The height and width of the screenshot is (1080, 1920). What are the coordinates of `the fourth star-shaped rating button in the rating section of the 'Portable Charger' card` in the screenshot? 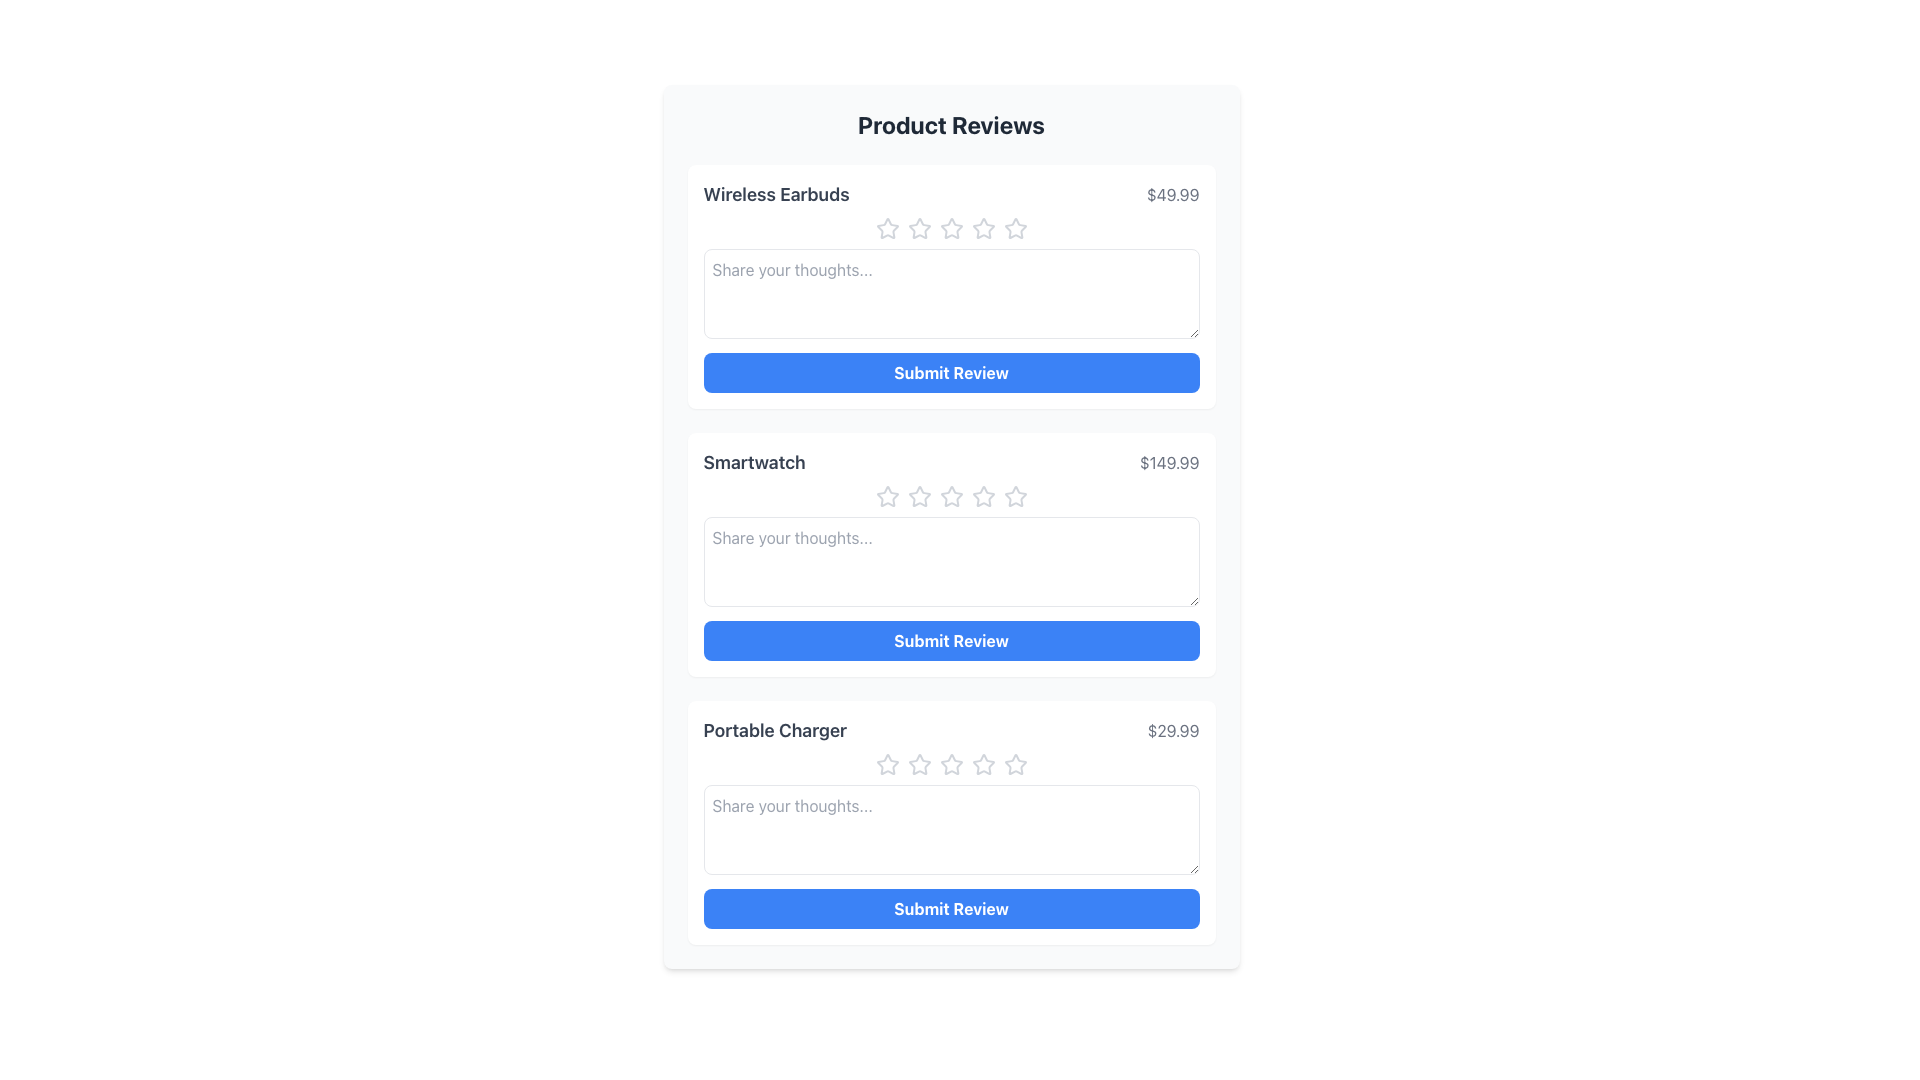 It's located at (983, 764).